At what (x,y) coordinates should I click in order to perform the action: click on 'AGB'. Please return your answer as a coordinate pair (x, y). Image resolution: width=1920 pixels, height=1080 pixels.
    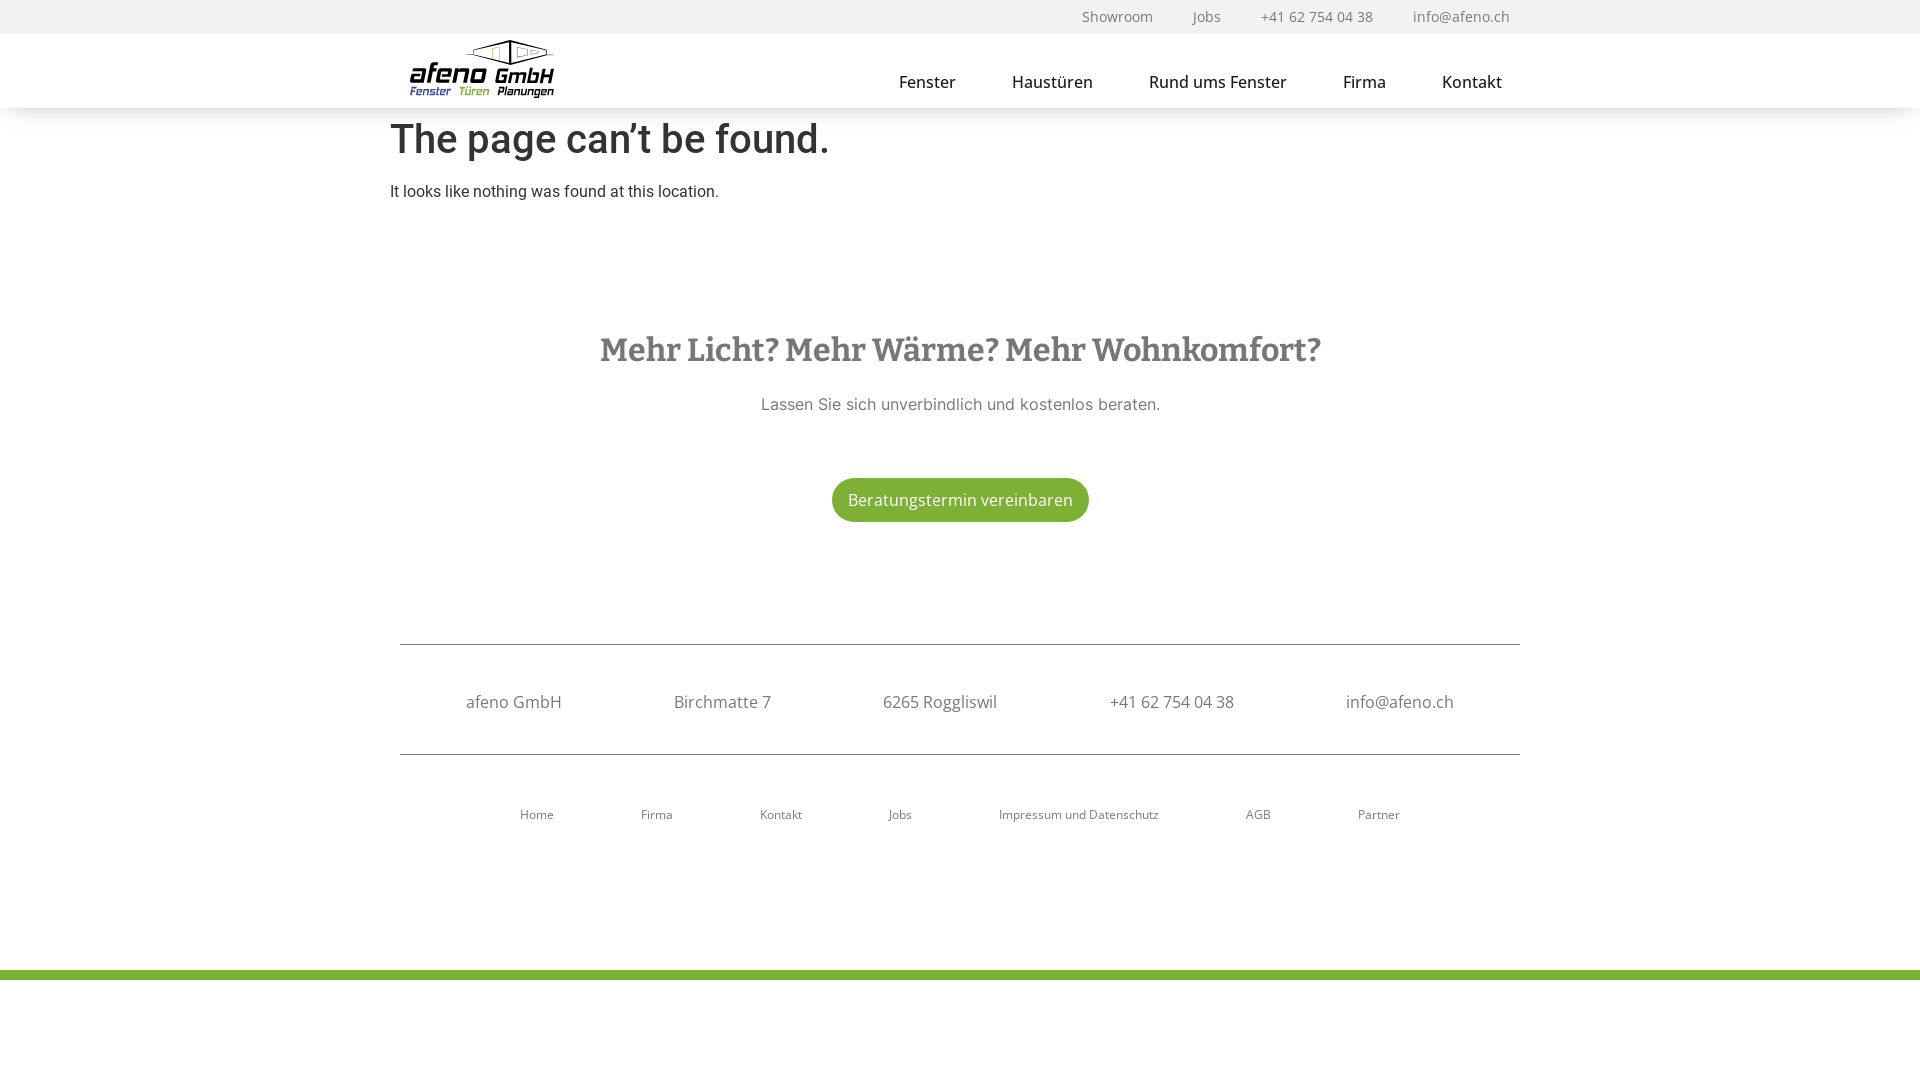
    Looking at the image, I should click on (1257, 814).